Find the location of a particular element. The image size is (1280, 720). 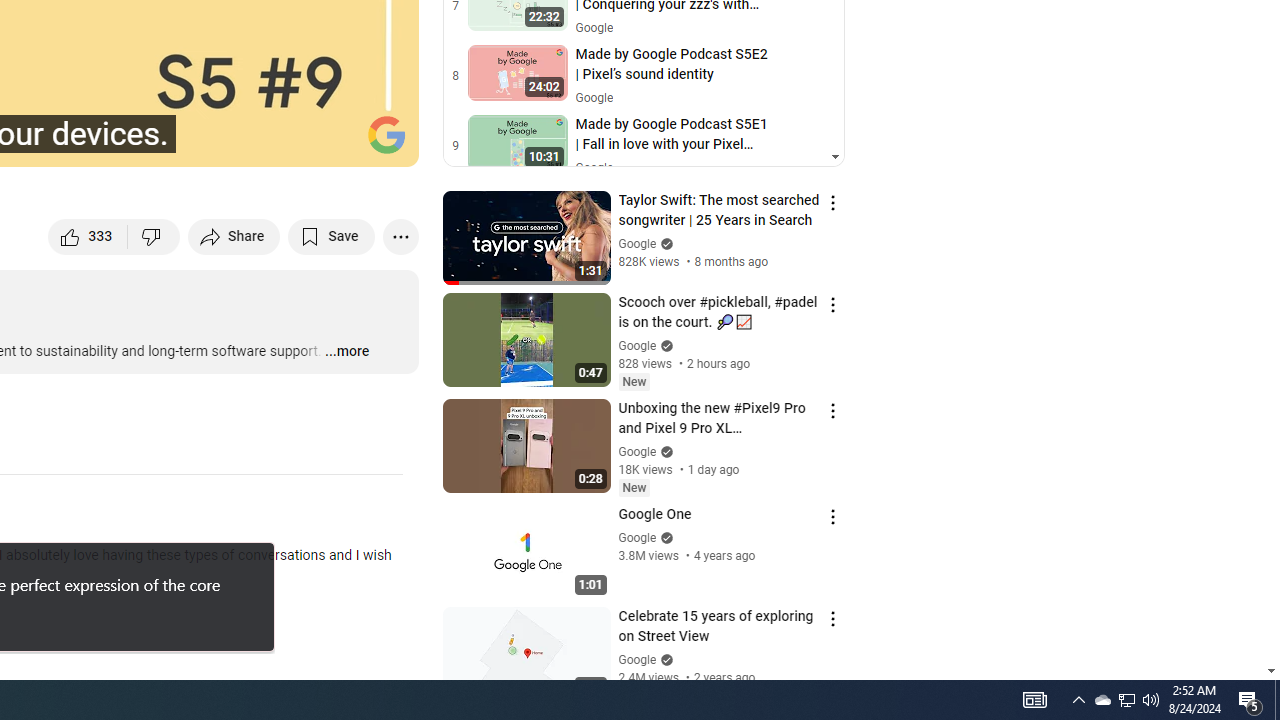

'like this video along with 333 other people' is located at coordinates (87, 235).